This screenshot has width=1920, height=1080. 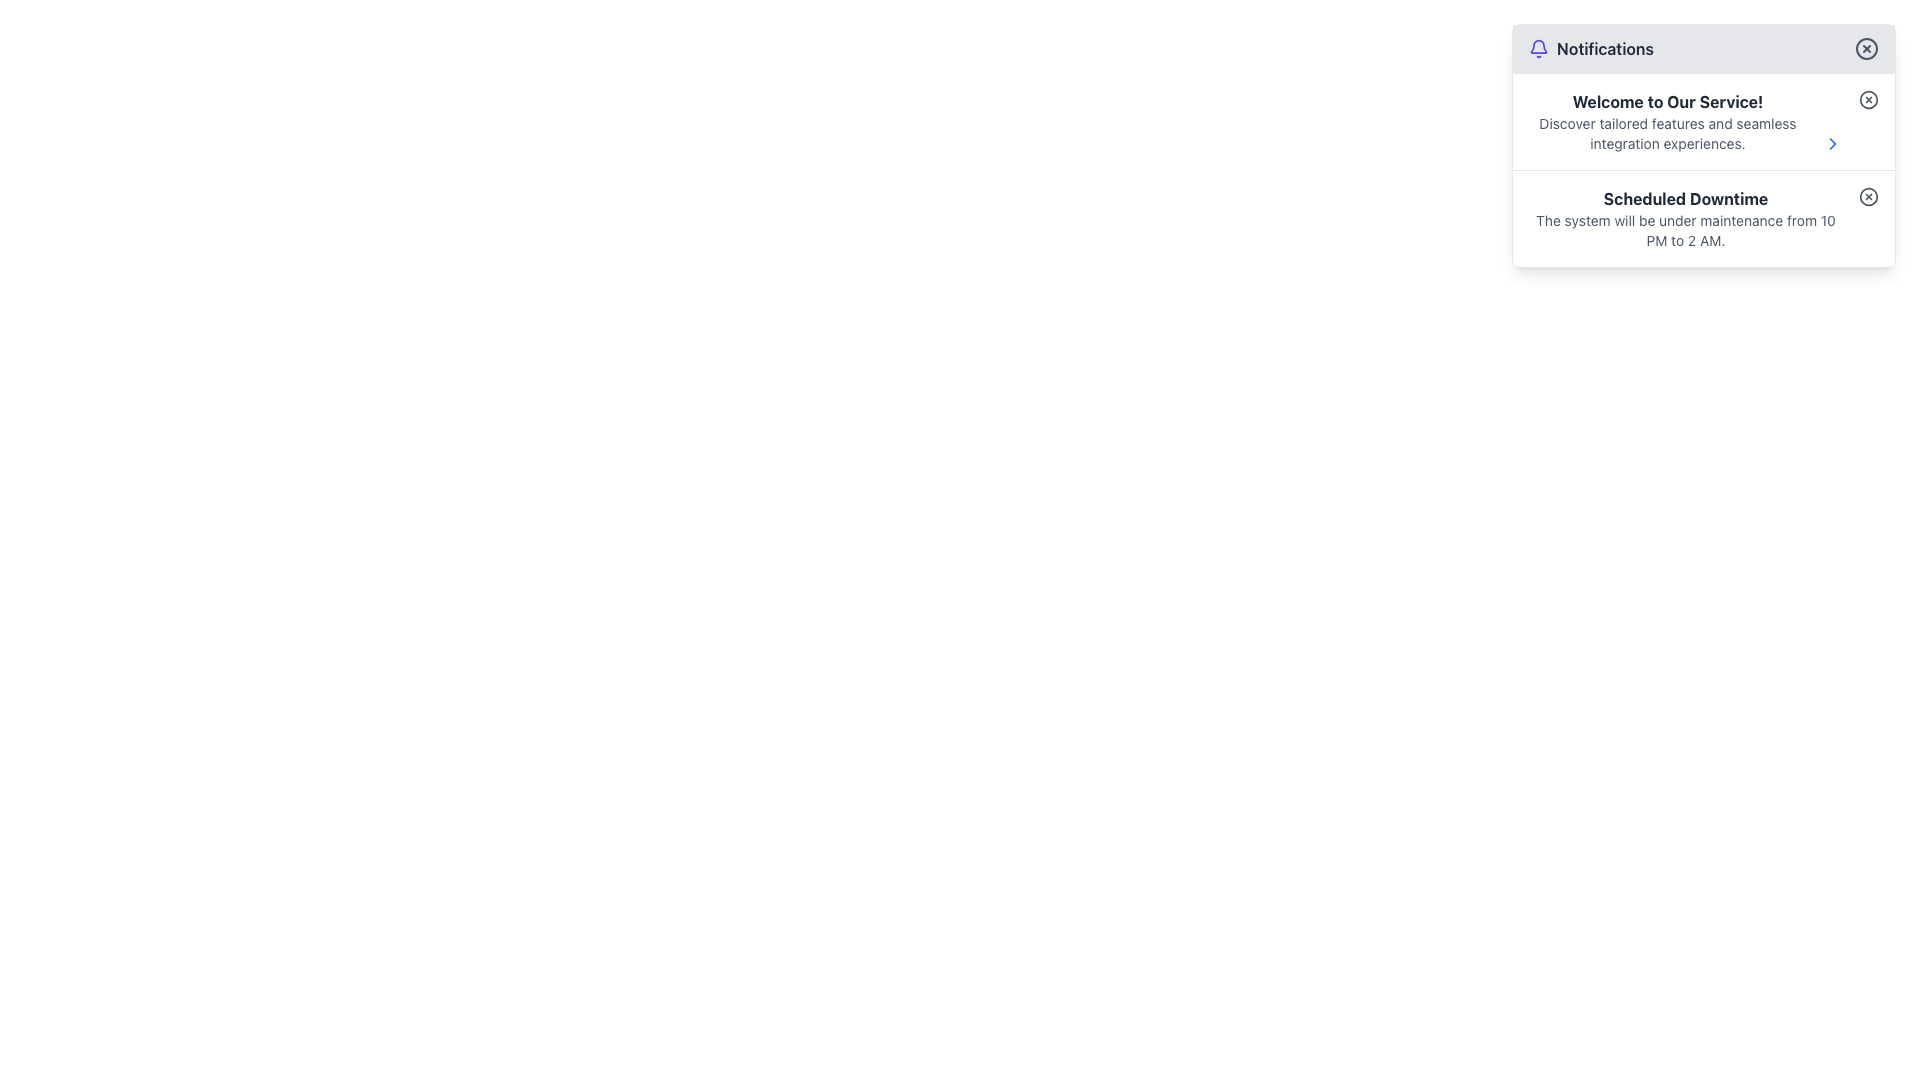 I want to click on the informational message about upcoming scheduled maintenance, which is the second notification item located centrally within the 'Notifications' pane, beneath the 'Welcome to Our Service!' section, so click(x=1684, y=219).